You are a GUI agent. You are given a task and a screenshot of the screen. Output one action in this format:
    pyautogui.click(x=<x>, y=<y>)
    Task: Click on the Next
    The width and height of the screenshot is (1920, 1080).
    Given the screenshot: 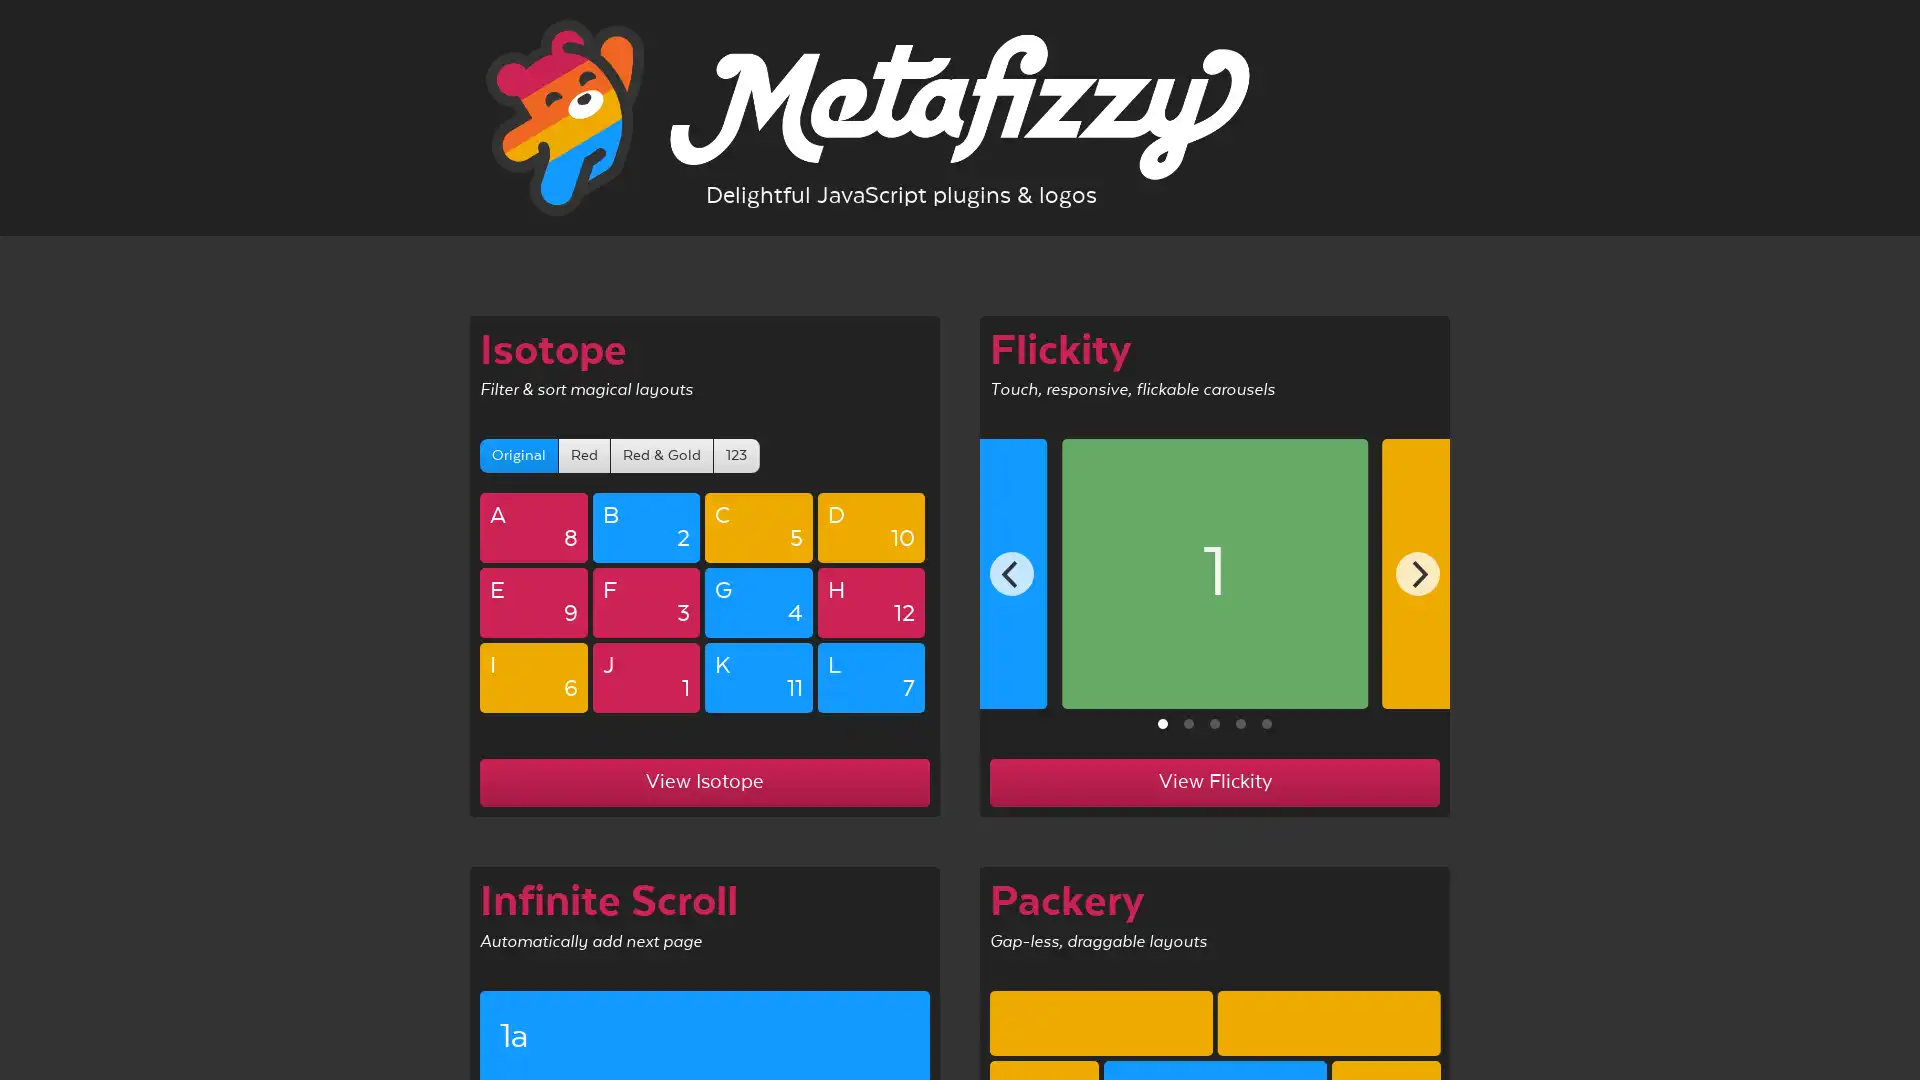 What is the action you would take?
    pyautogui.click(x=1416, y=574)
    